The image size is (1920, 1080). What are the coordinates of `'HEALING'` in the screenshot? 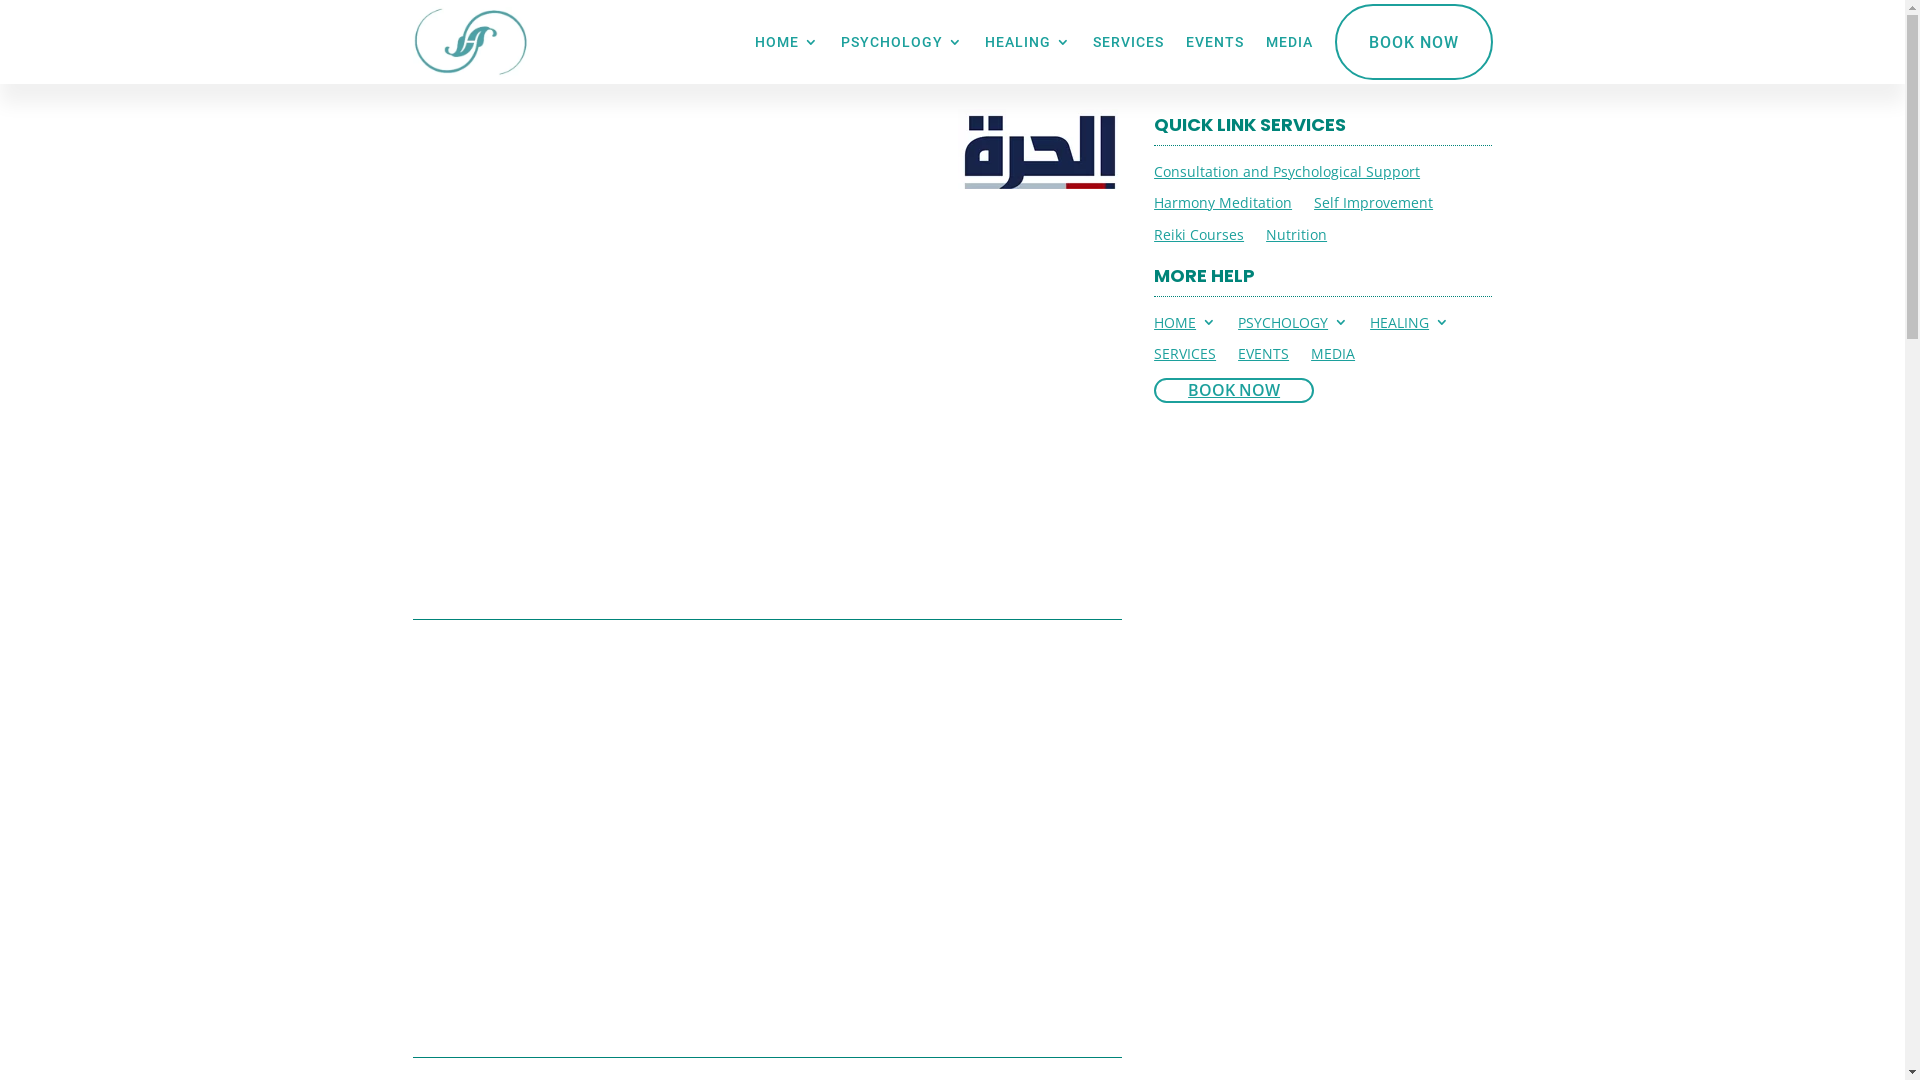 It's located at (1408, 325).